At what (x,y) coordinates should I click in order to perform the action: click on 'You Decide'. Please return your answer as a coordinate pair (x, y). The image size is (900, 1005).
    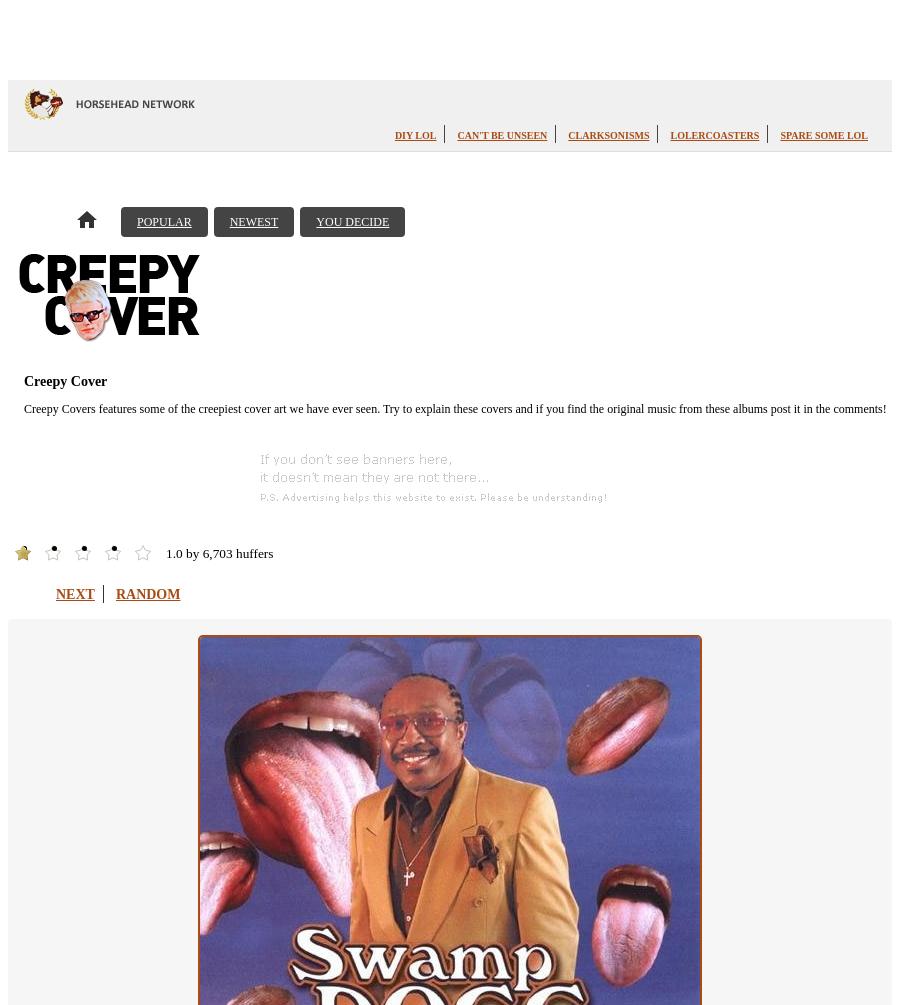
    Looking at the image, I should click on (314, 221).